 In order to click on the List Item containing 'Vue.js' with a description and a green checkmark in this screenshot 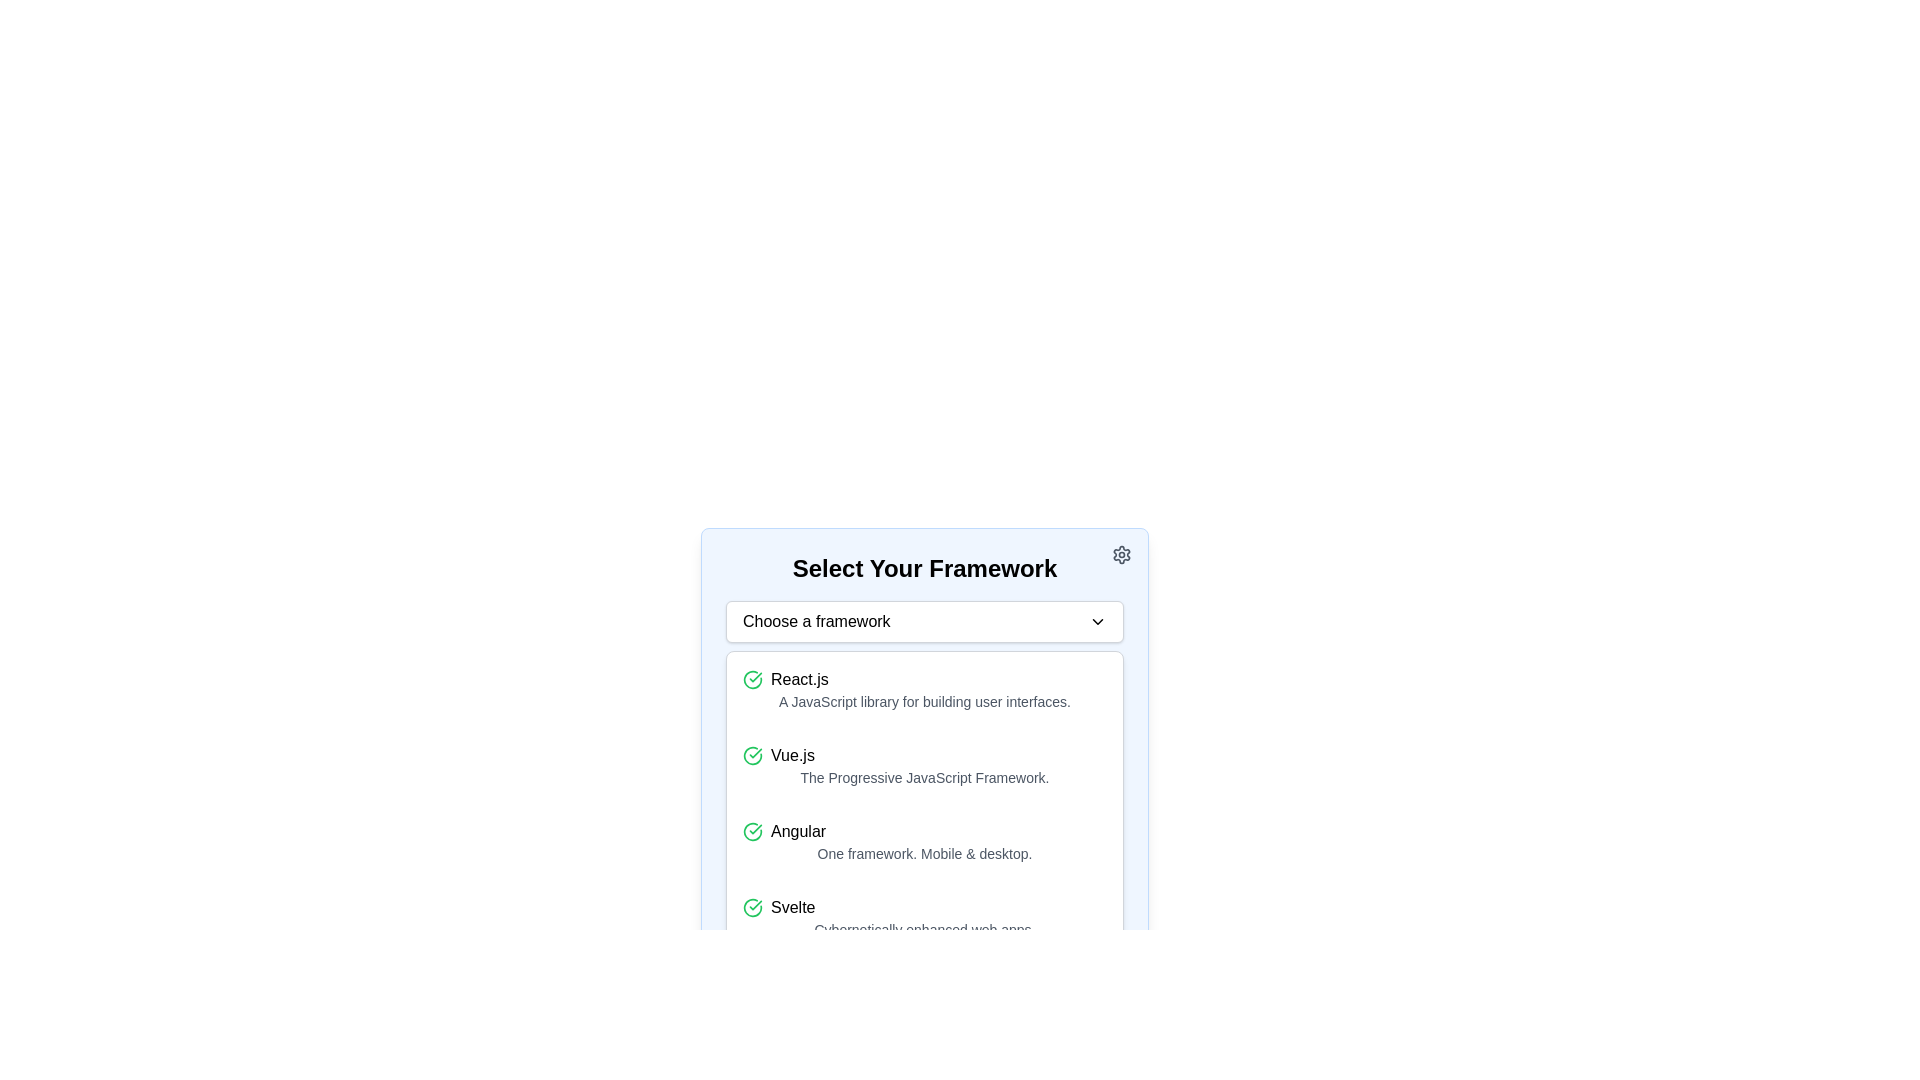, I will do `click(924, 765)`.